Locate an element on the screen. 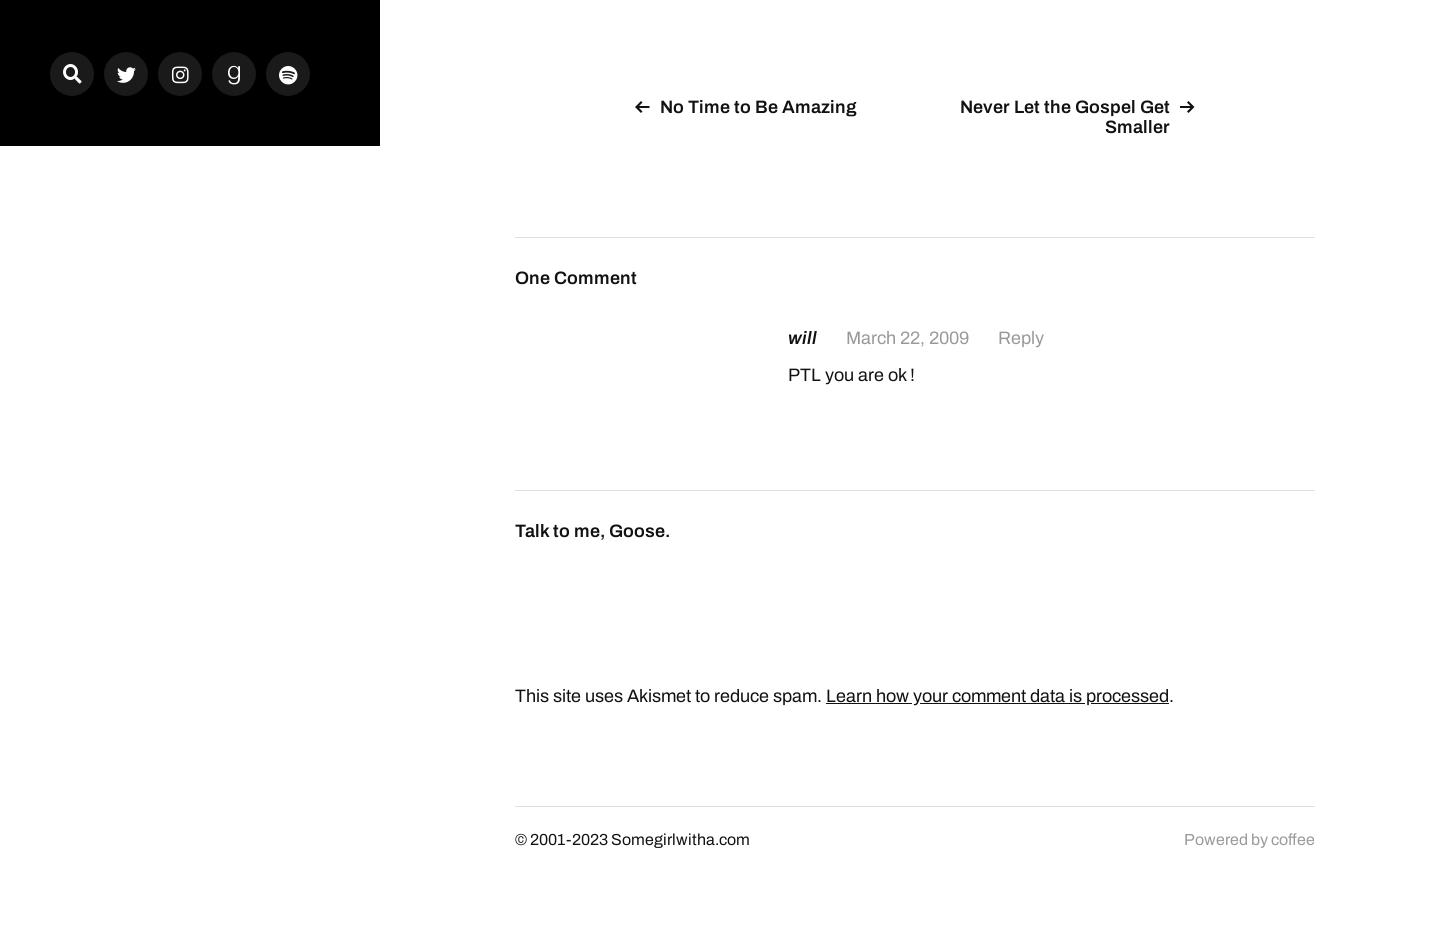 The width and height of the screenshot is (1450, 927). 'Somegirlwitha.com' is located at coordinates (679, 838).